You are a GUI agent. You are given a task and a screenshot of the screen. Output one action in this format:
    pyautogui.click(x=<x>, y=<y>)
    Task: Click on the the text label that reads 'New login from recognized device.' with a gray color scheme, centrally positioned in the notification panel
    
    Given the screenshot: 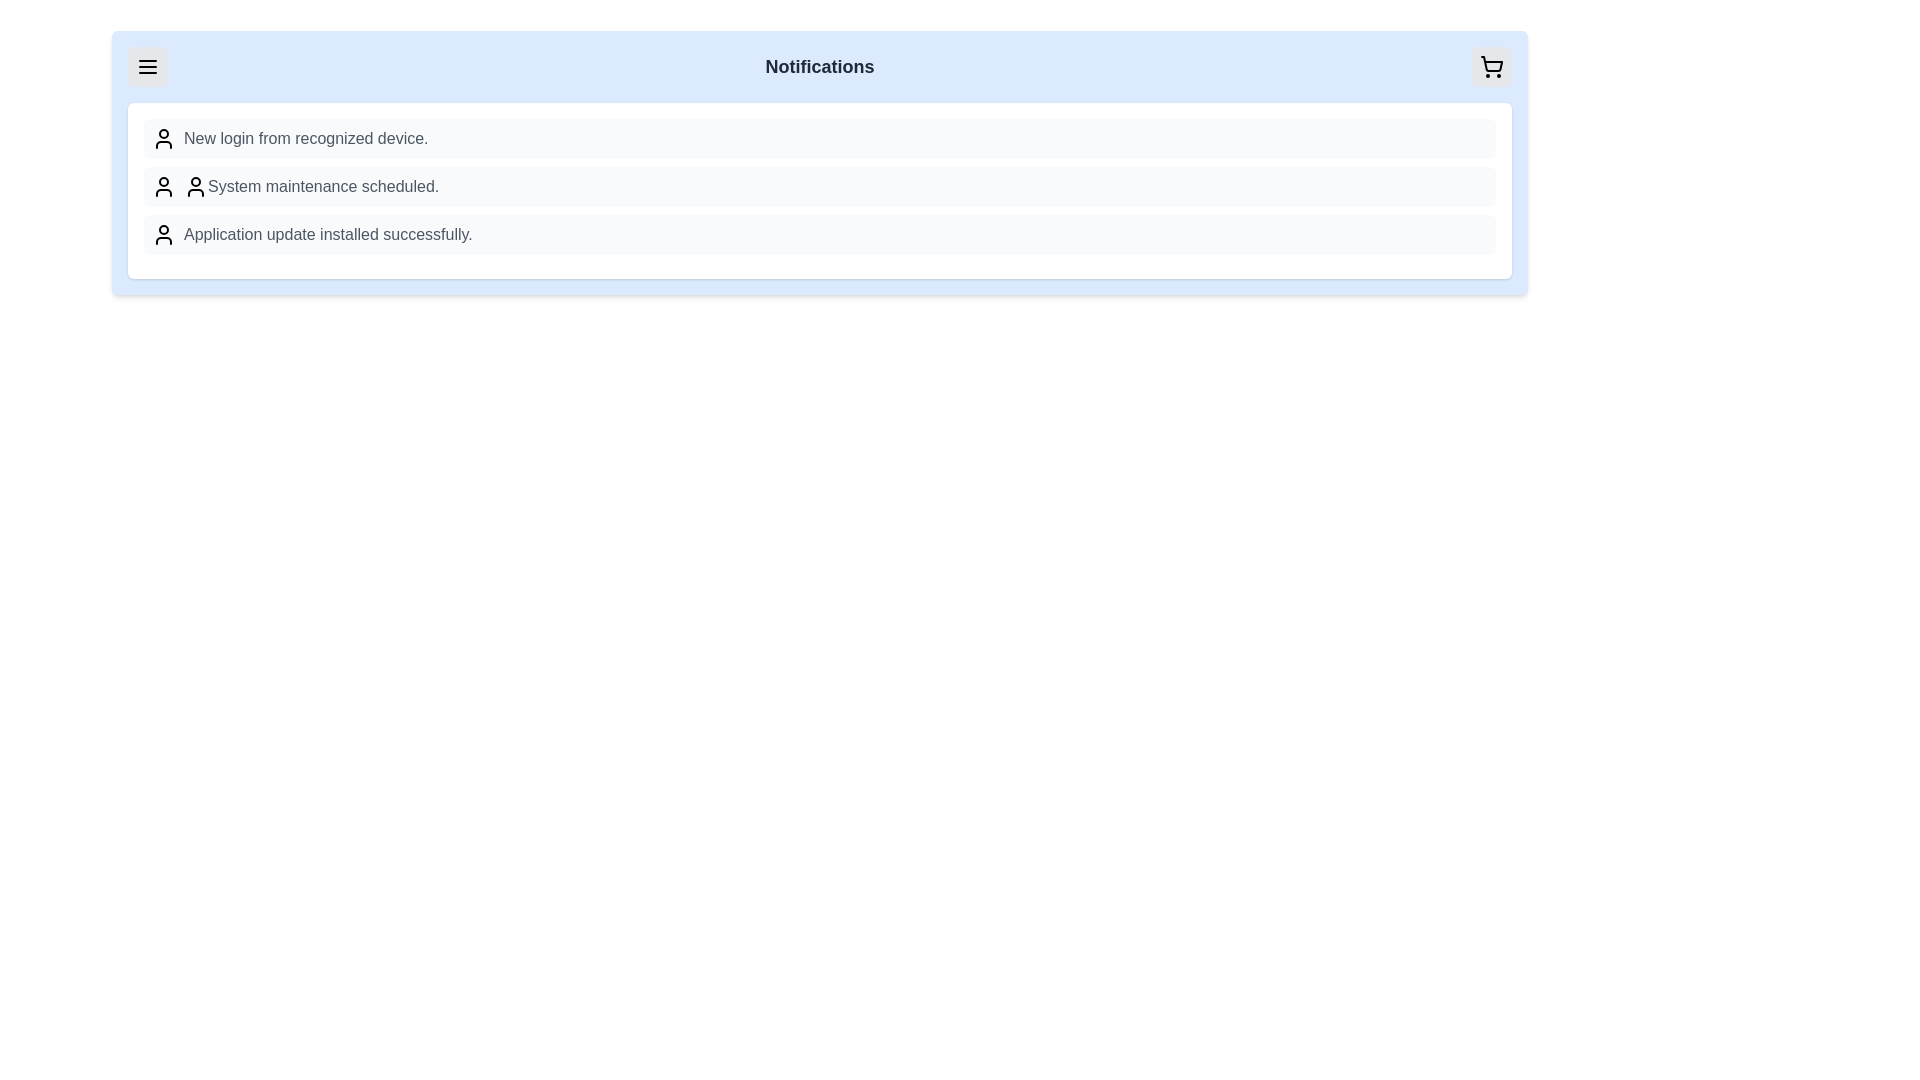 What is the action you would take?
    pyautogui.click(x=305, y=137)
    